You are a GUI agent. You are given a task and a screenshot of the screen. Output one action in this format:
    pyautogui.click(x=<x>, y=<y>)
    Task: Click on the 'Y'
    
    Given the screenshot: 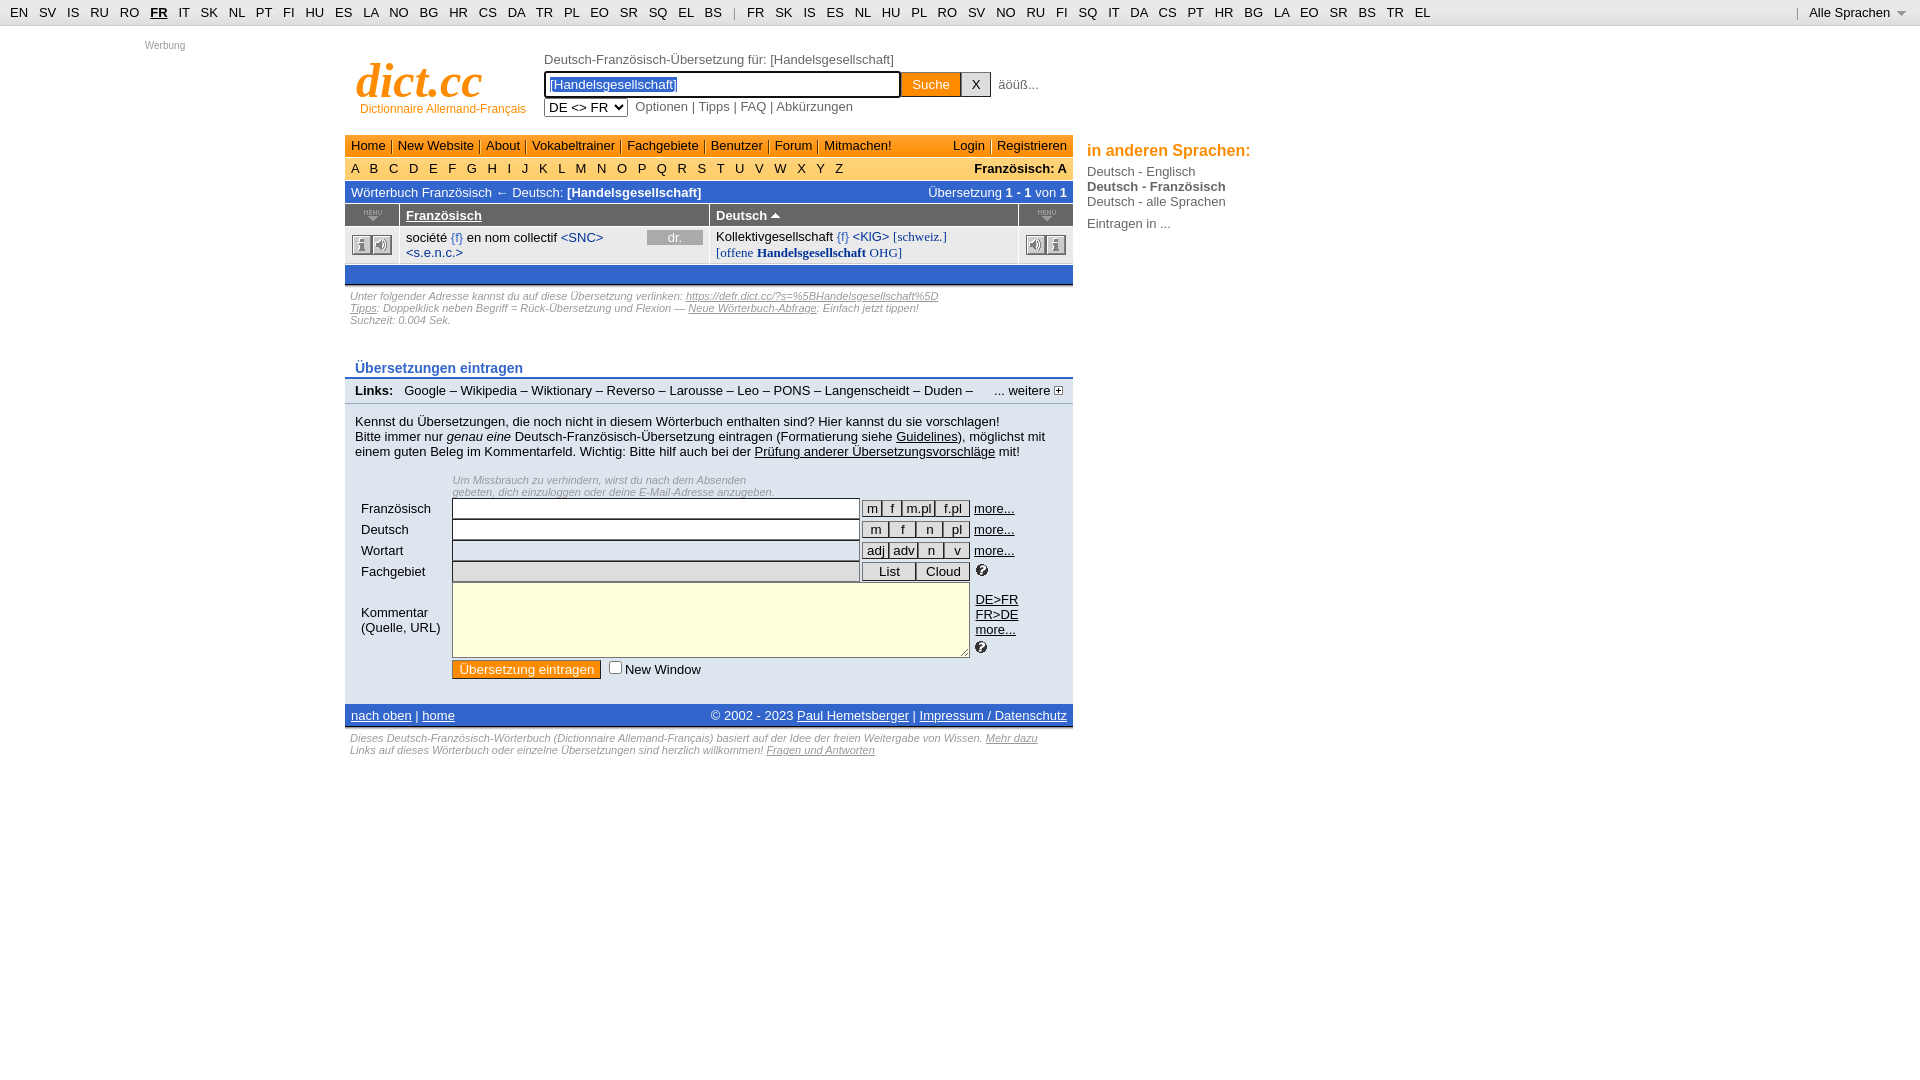 What is the action you would take?
    pyautogui.click(x=820, y=167)
    